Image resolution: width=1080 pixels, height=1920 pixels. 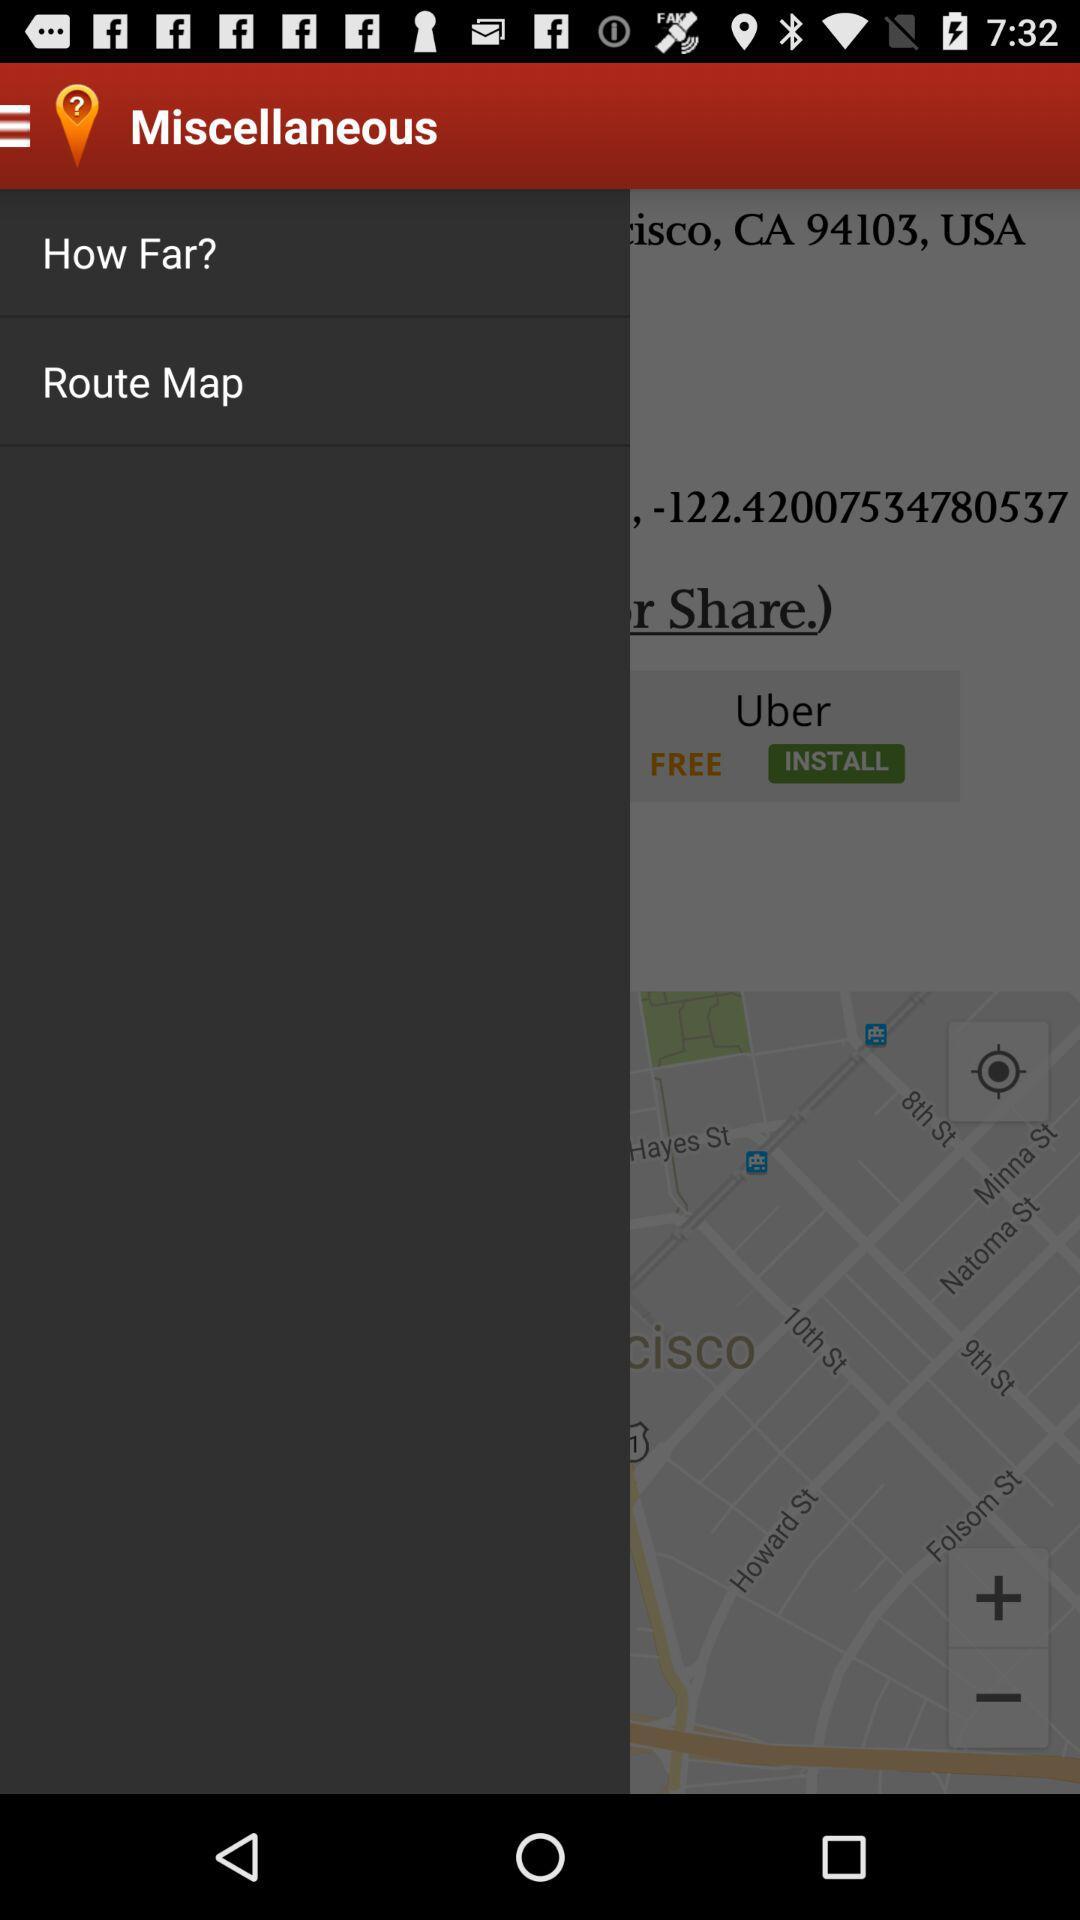 I want to click on the add icon, so click(x=998, y=1707).